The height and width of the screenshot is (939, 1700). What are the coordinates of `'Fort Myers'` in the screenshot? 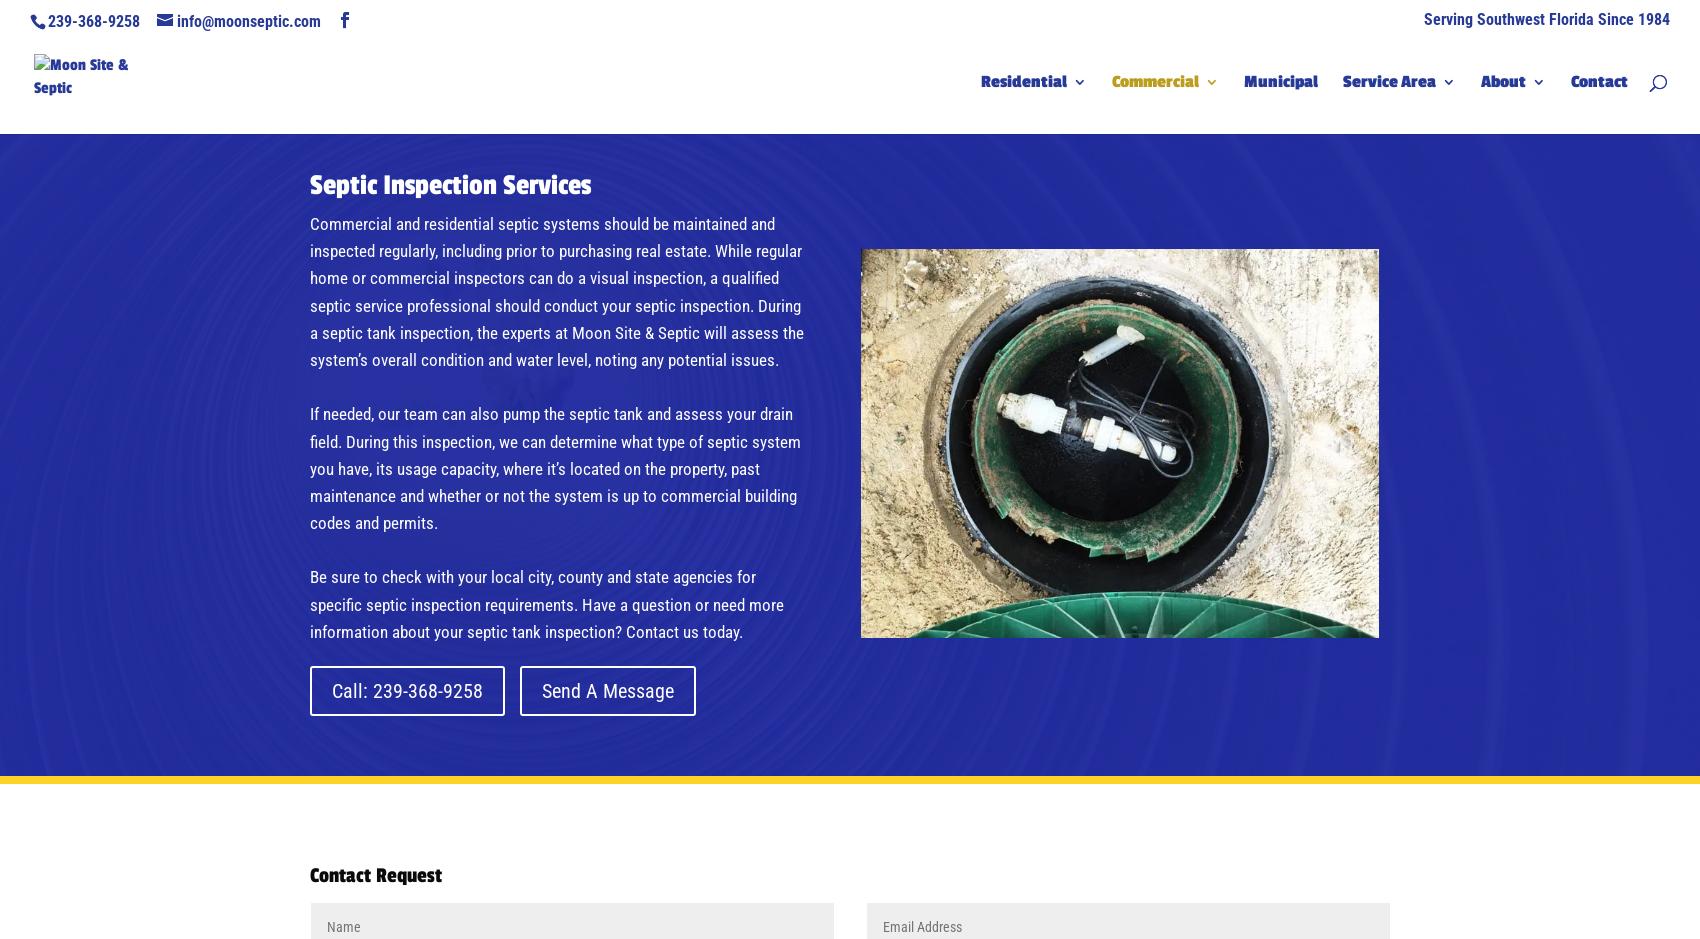 It's located at (1422, 177).